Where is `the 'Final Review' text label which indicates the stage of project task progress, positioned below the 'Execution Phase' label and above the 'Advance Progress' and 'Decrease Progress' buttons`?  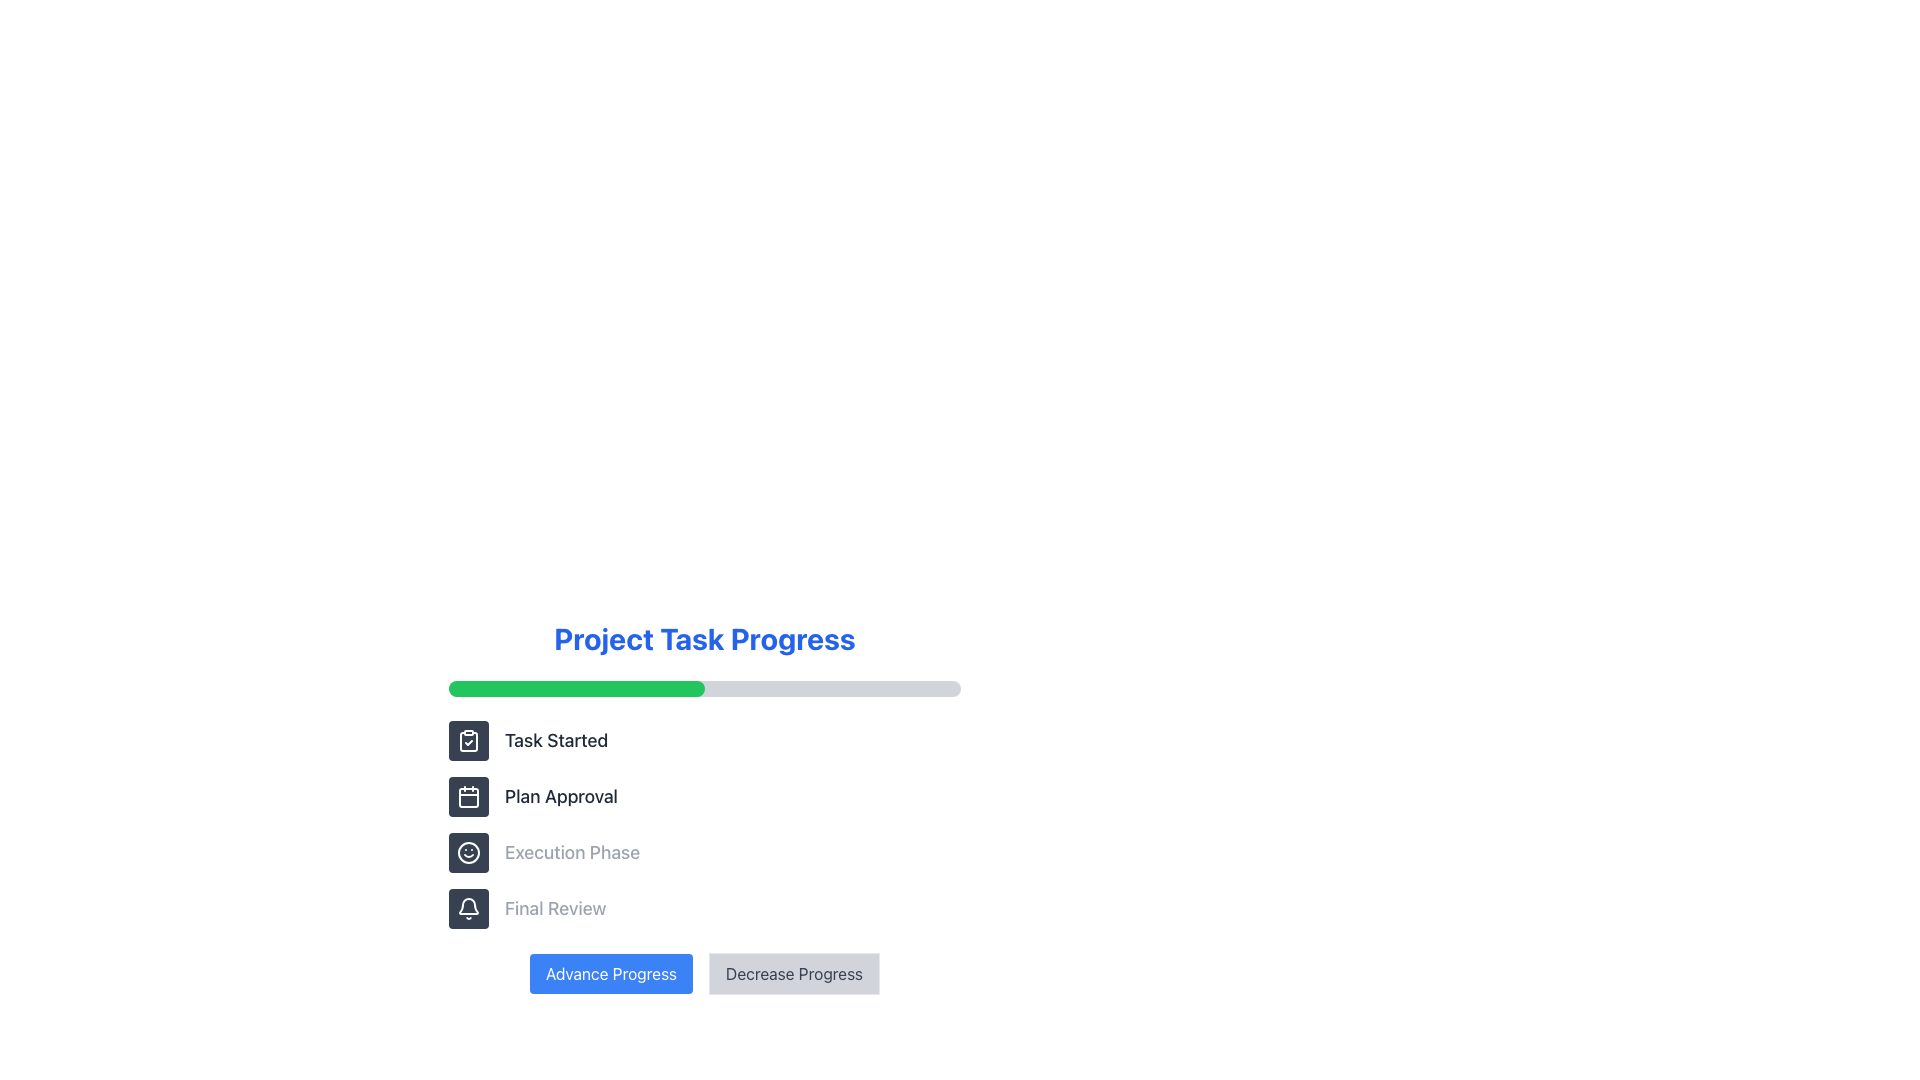
the 'Final Review' text label which indicates the stage of project task progress, positioned below the 'Execution Phase' label and above the 'Advance Progress' and 'Decrease Progress' buttons is located at coordinates (555, 909).